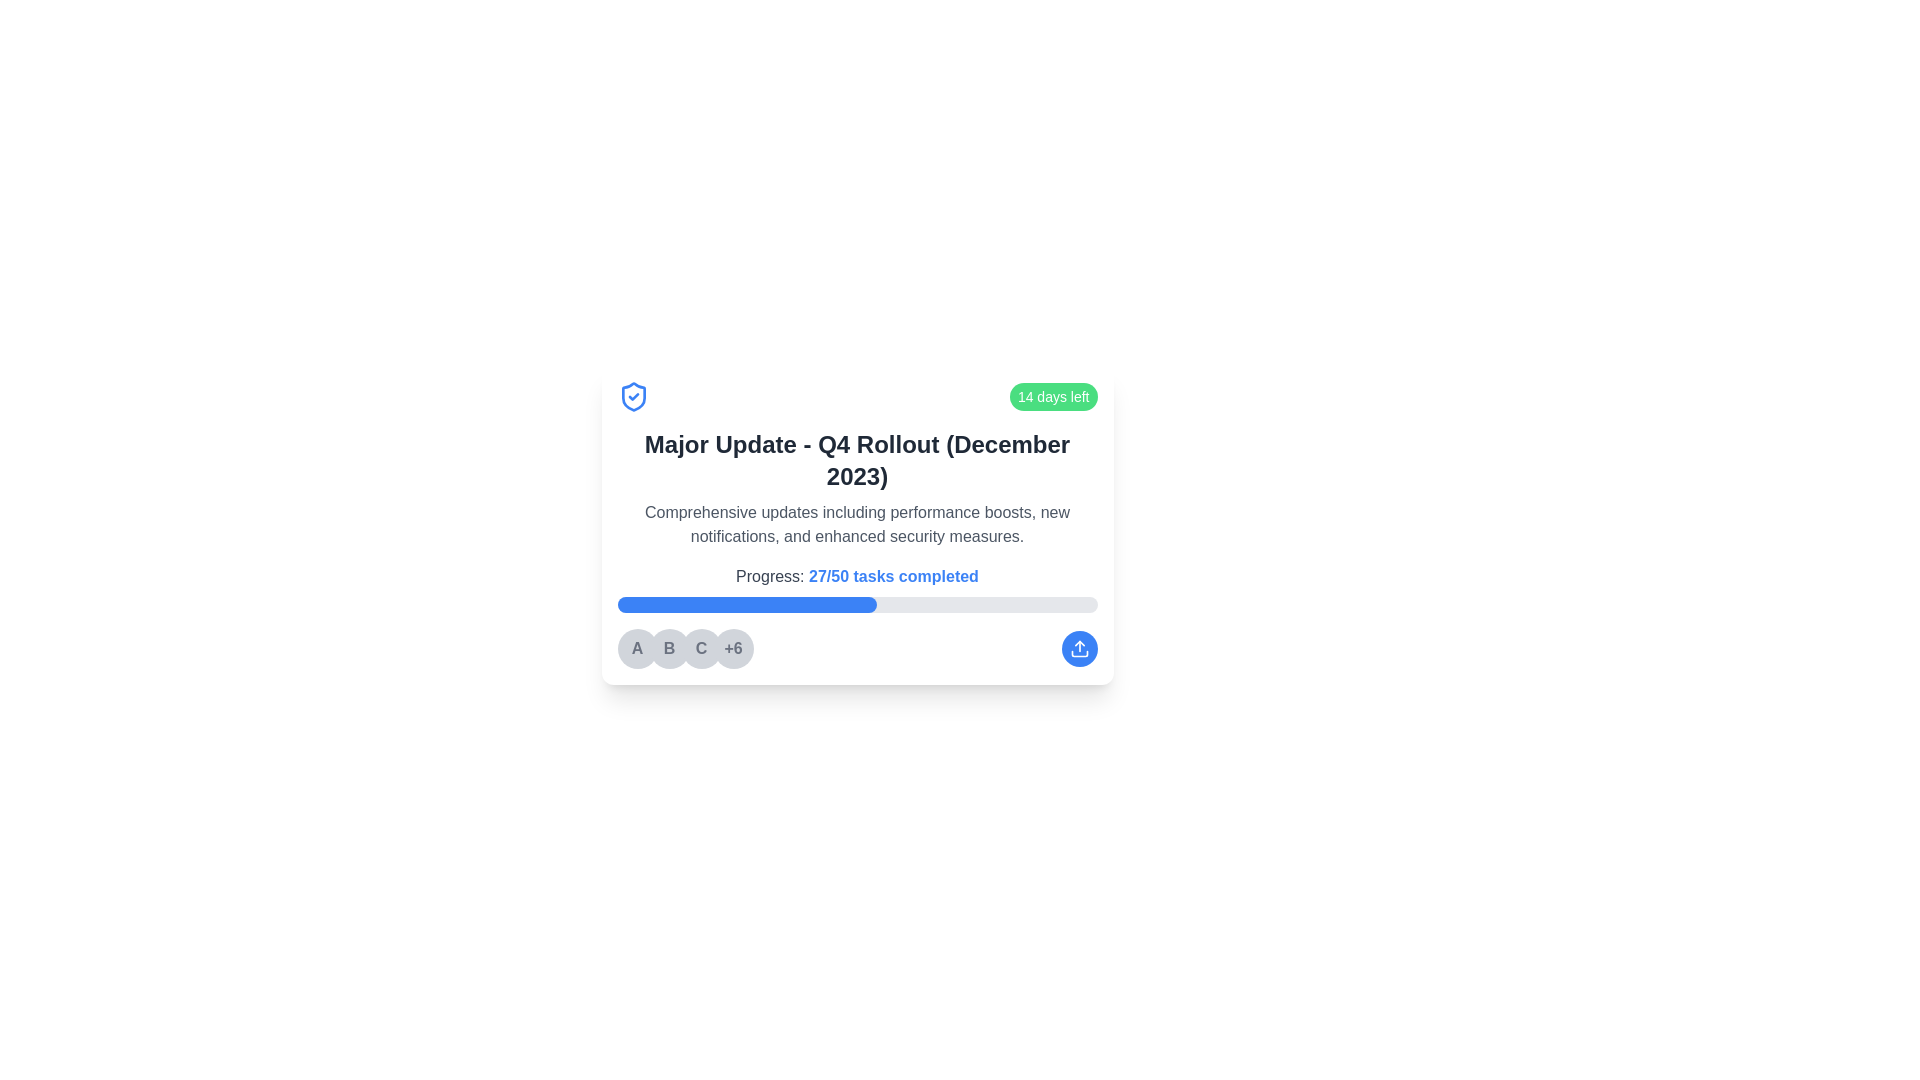  Describe the element at coordinates (857, 461) in the screenshot. I see `the main title or heading Text Display located at the top-middle section of the card, summarizing the main point or announcement` at that location.